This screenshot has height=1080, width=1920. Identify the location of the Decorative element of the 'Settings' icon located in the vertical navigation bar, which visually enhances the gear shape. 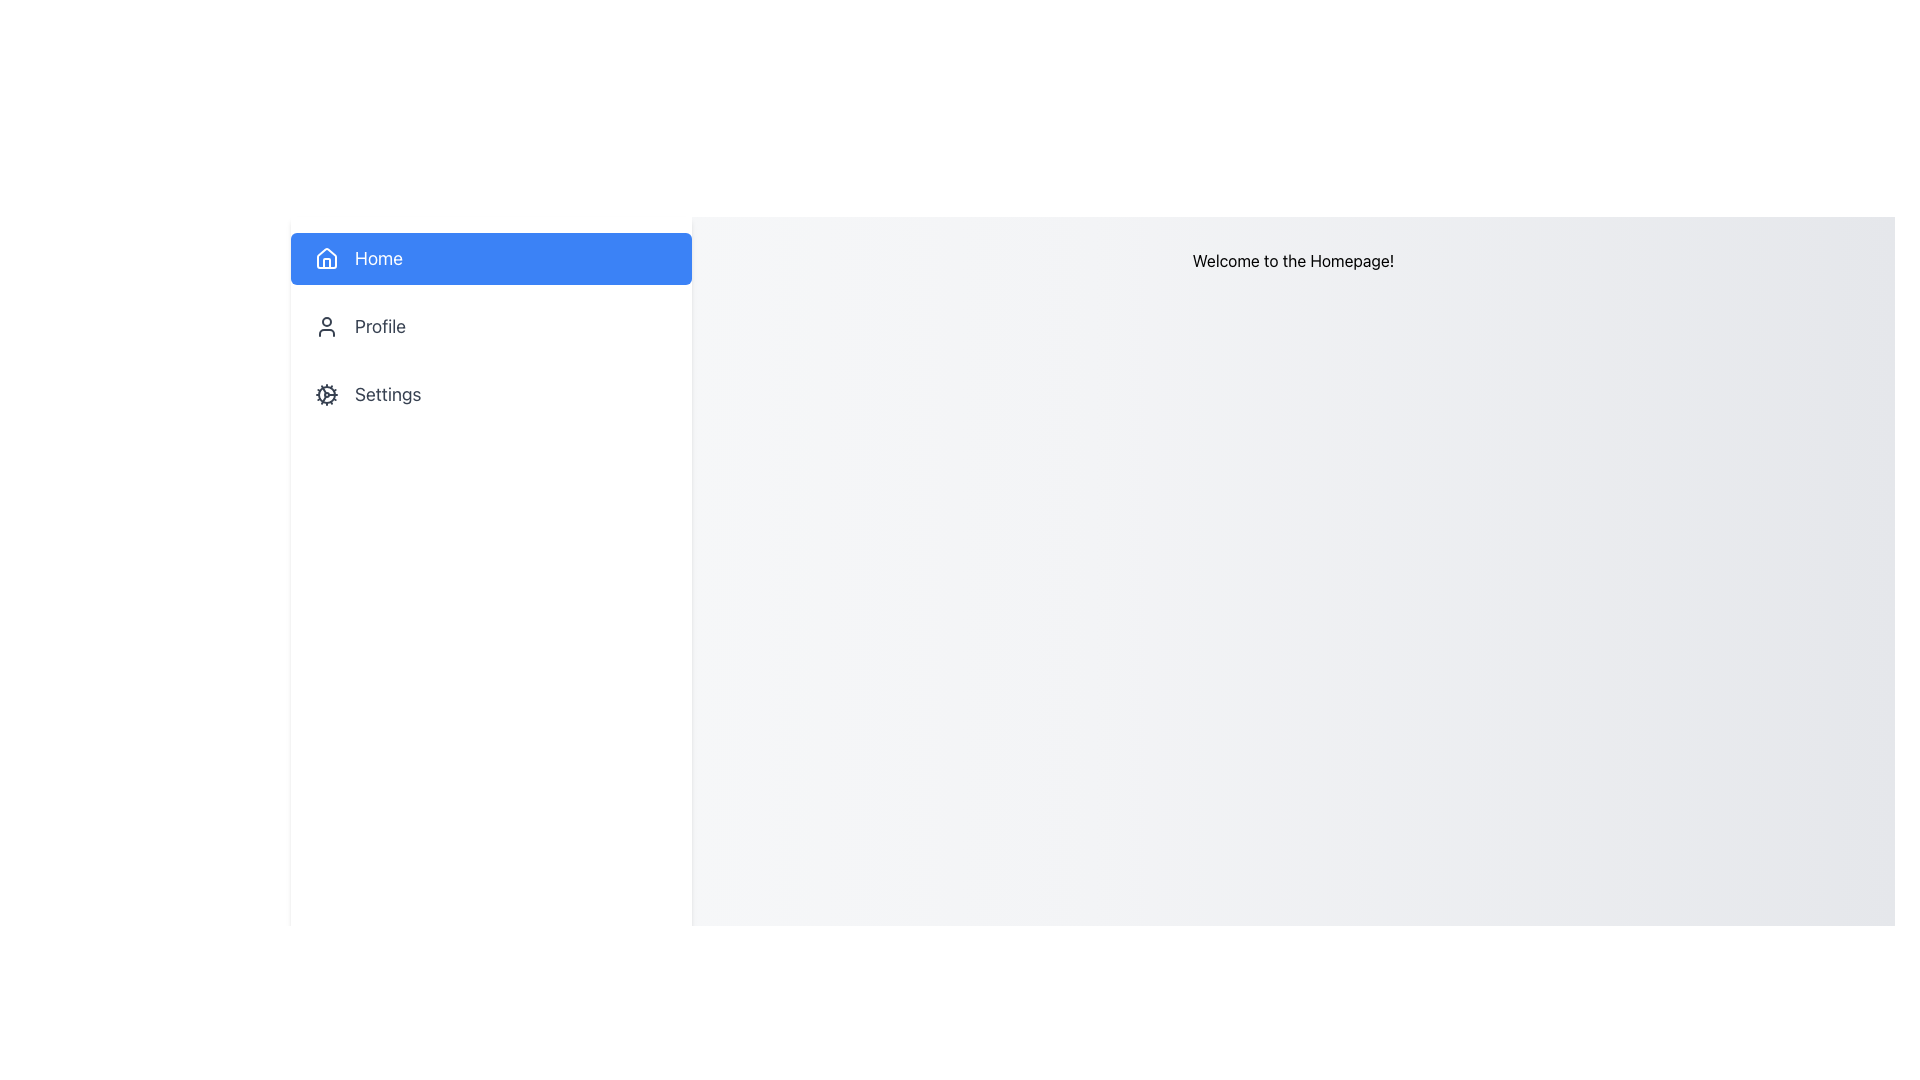
(326, 394).